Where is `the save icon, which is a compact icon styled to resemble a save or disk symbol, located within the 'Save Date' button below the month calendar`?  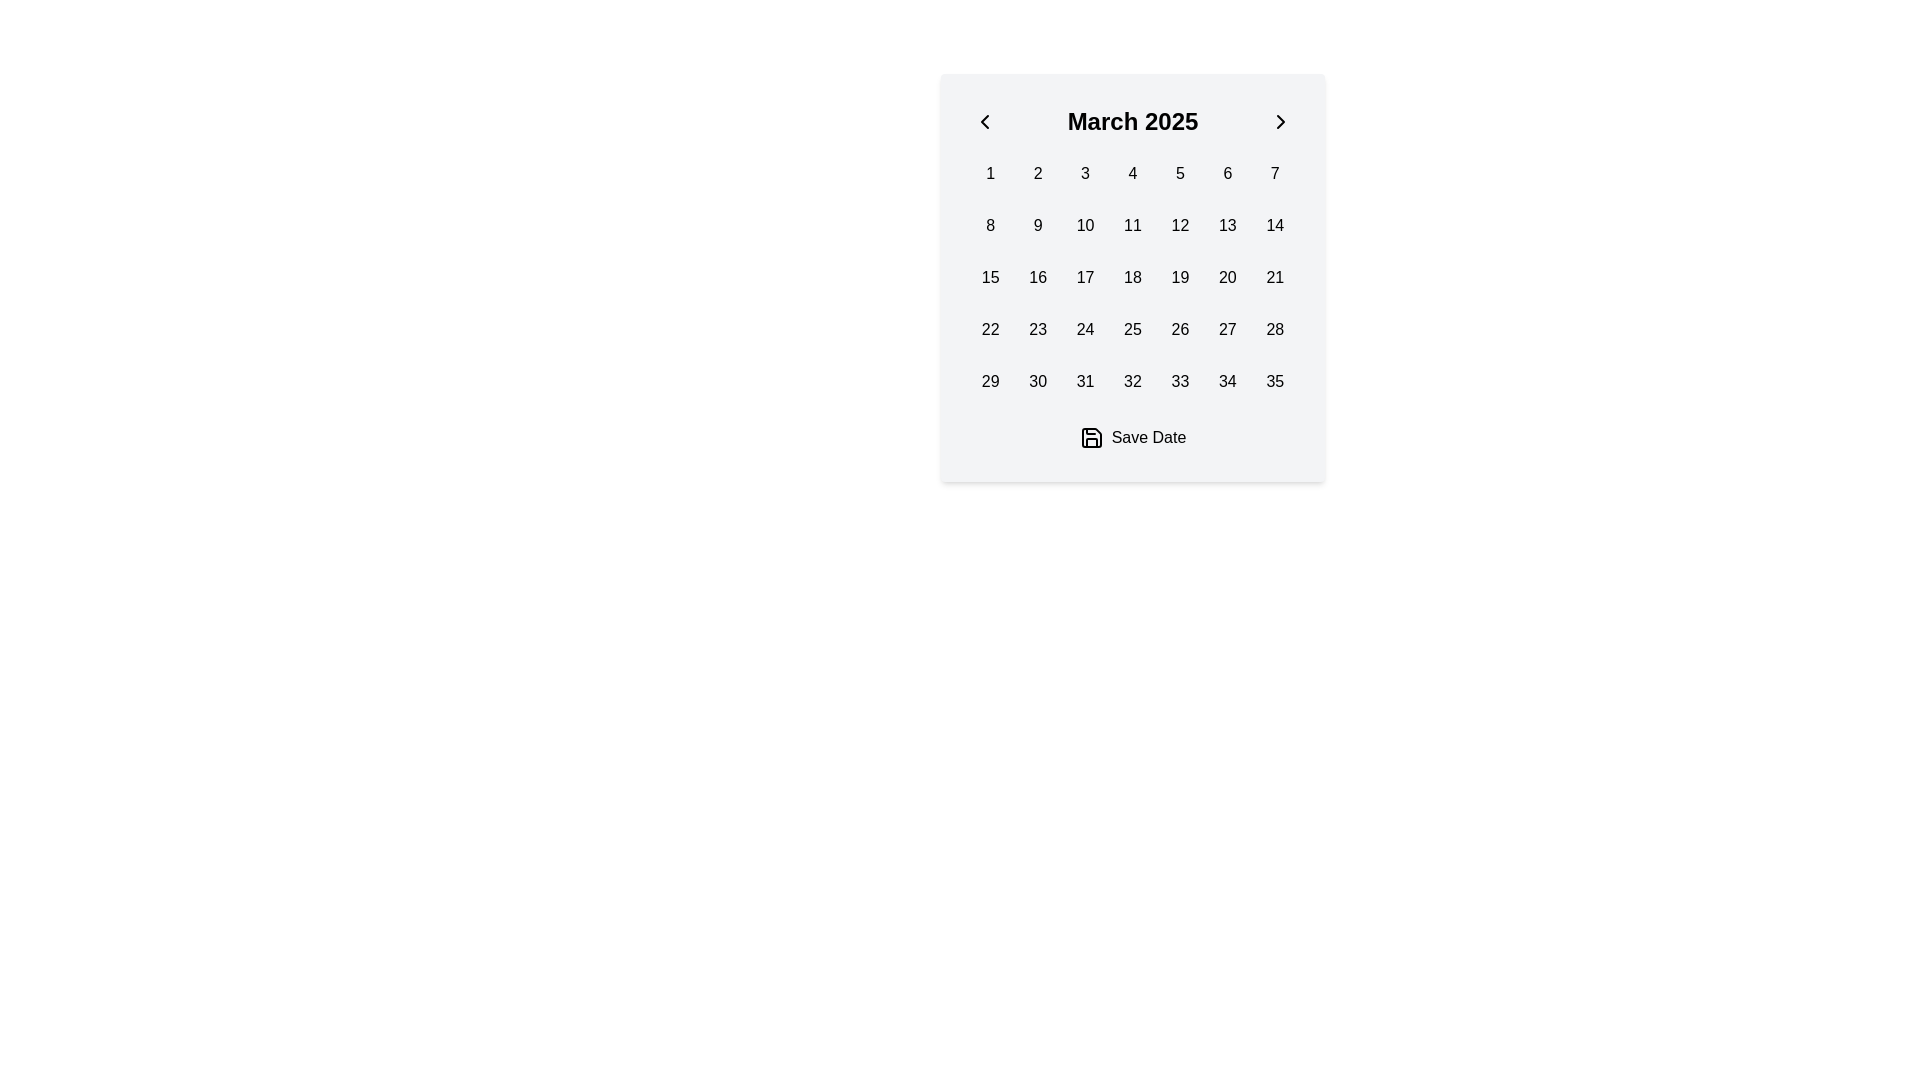 the save icon, which is a compact icon styled to resemble a save or disk symbol, located within the 'Save Date' button below the month calendar is located at coordinates (1090, 437).